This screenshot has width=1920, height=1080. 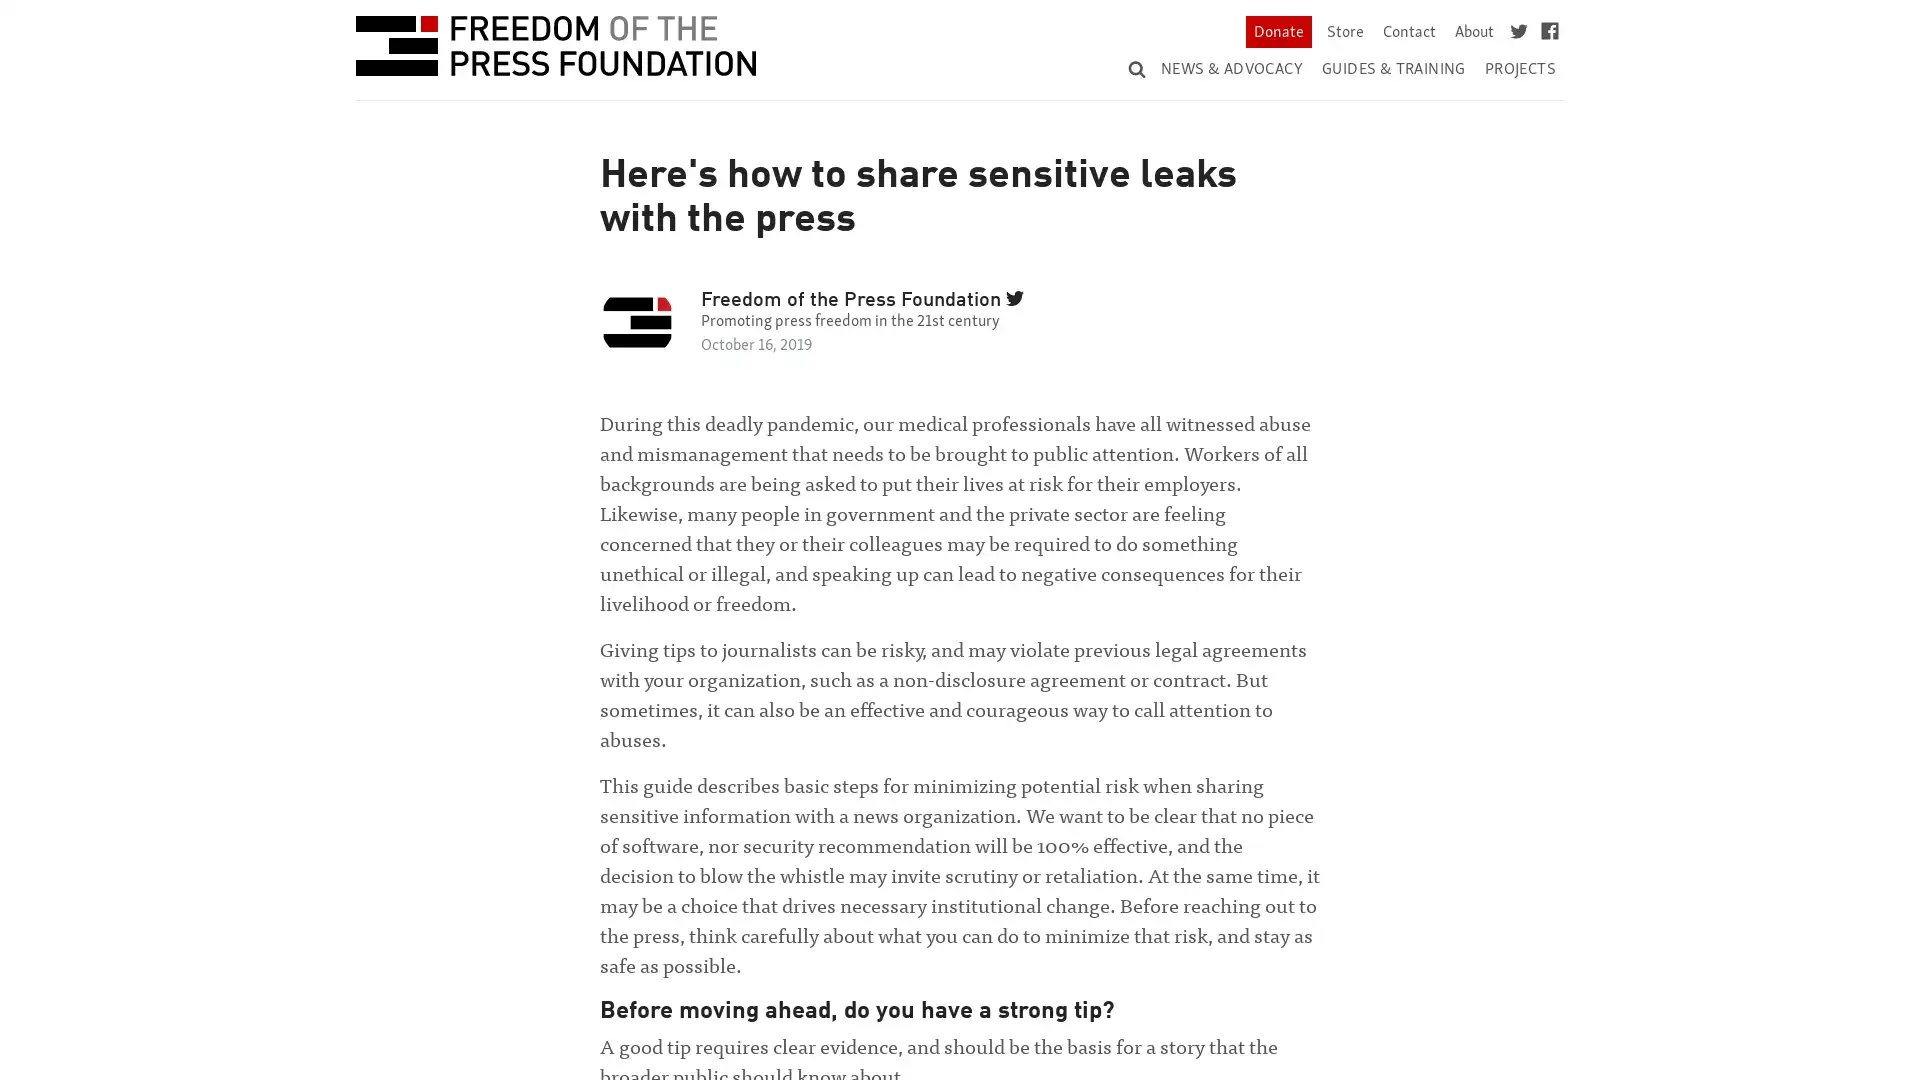 What do you see at coordinates (1513, 49) in the screenshot?
I see `Search` at bounding box center [1513, 49].